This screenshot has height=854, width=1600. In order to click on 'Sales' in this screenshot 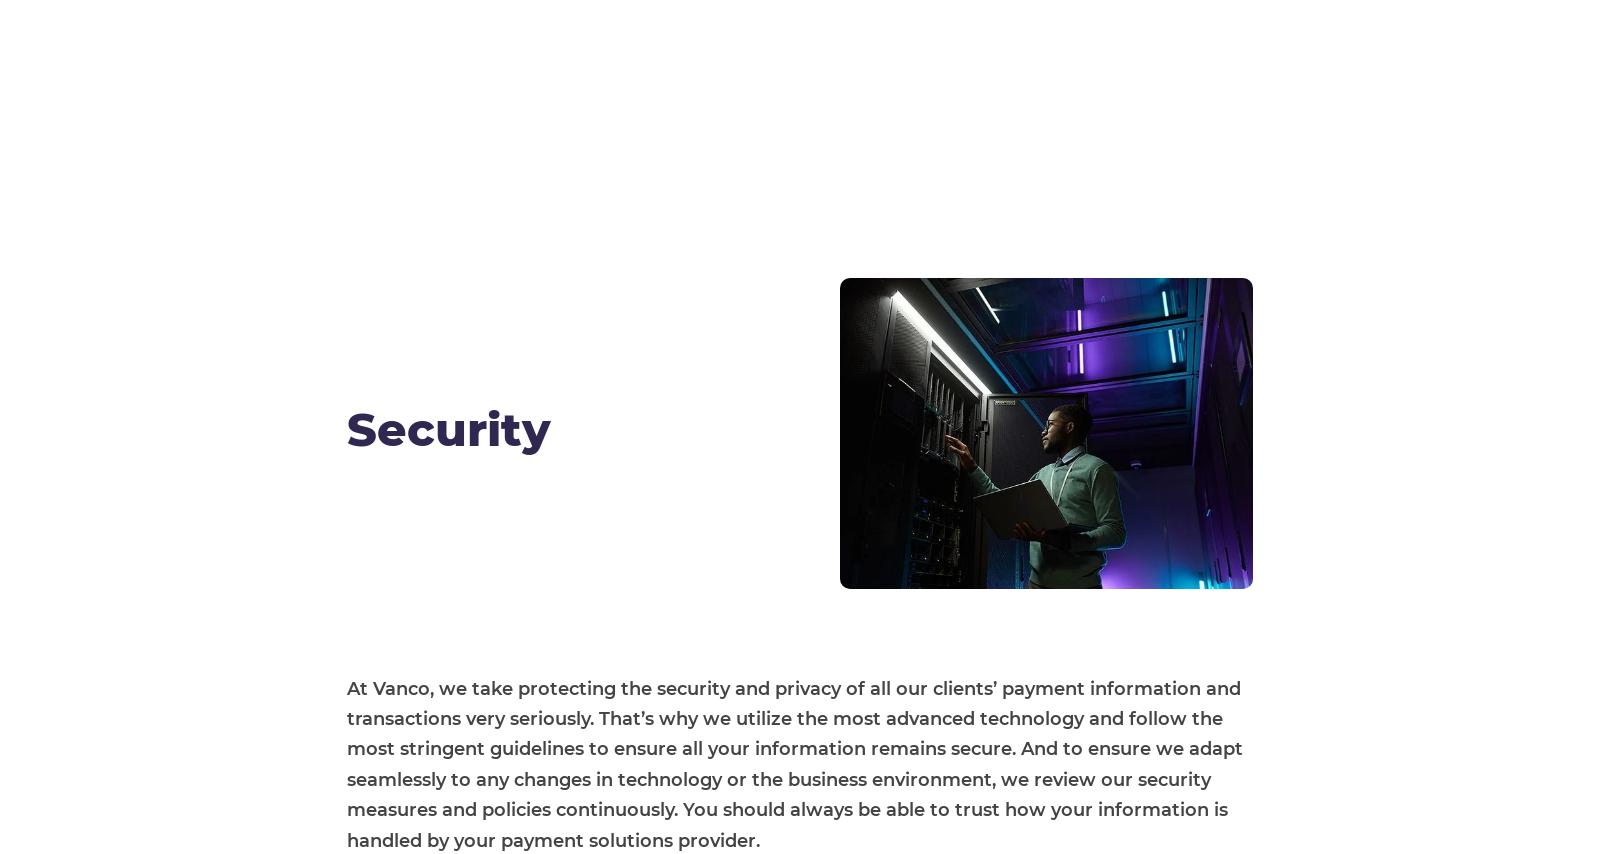, I will do `click(1188, 539)`.